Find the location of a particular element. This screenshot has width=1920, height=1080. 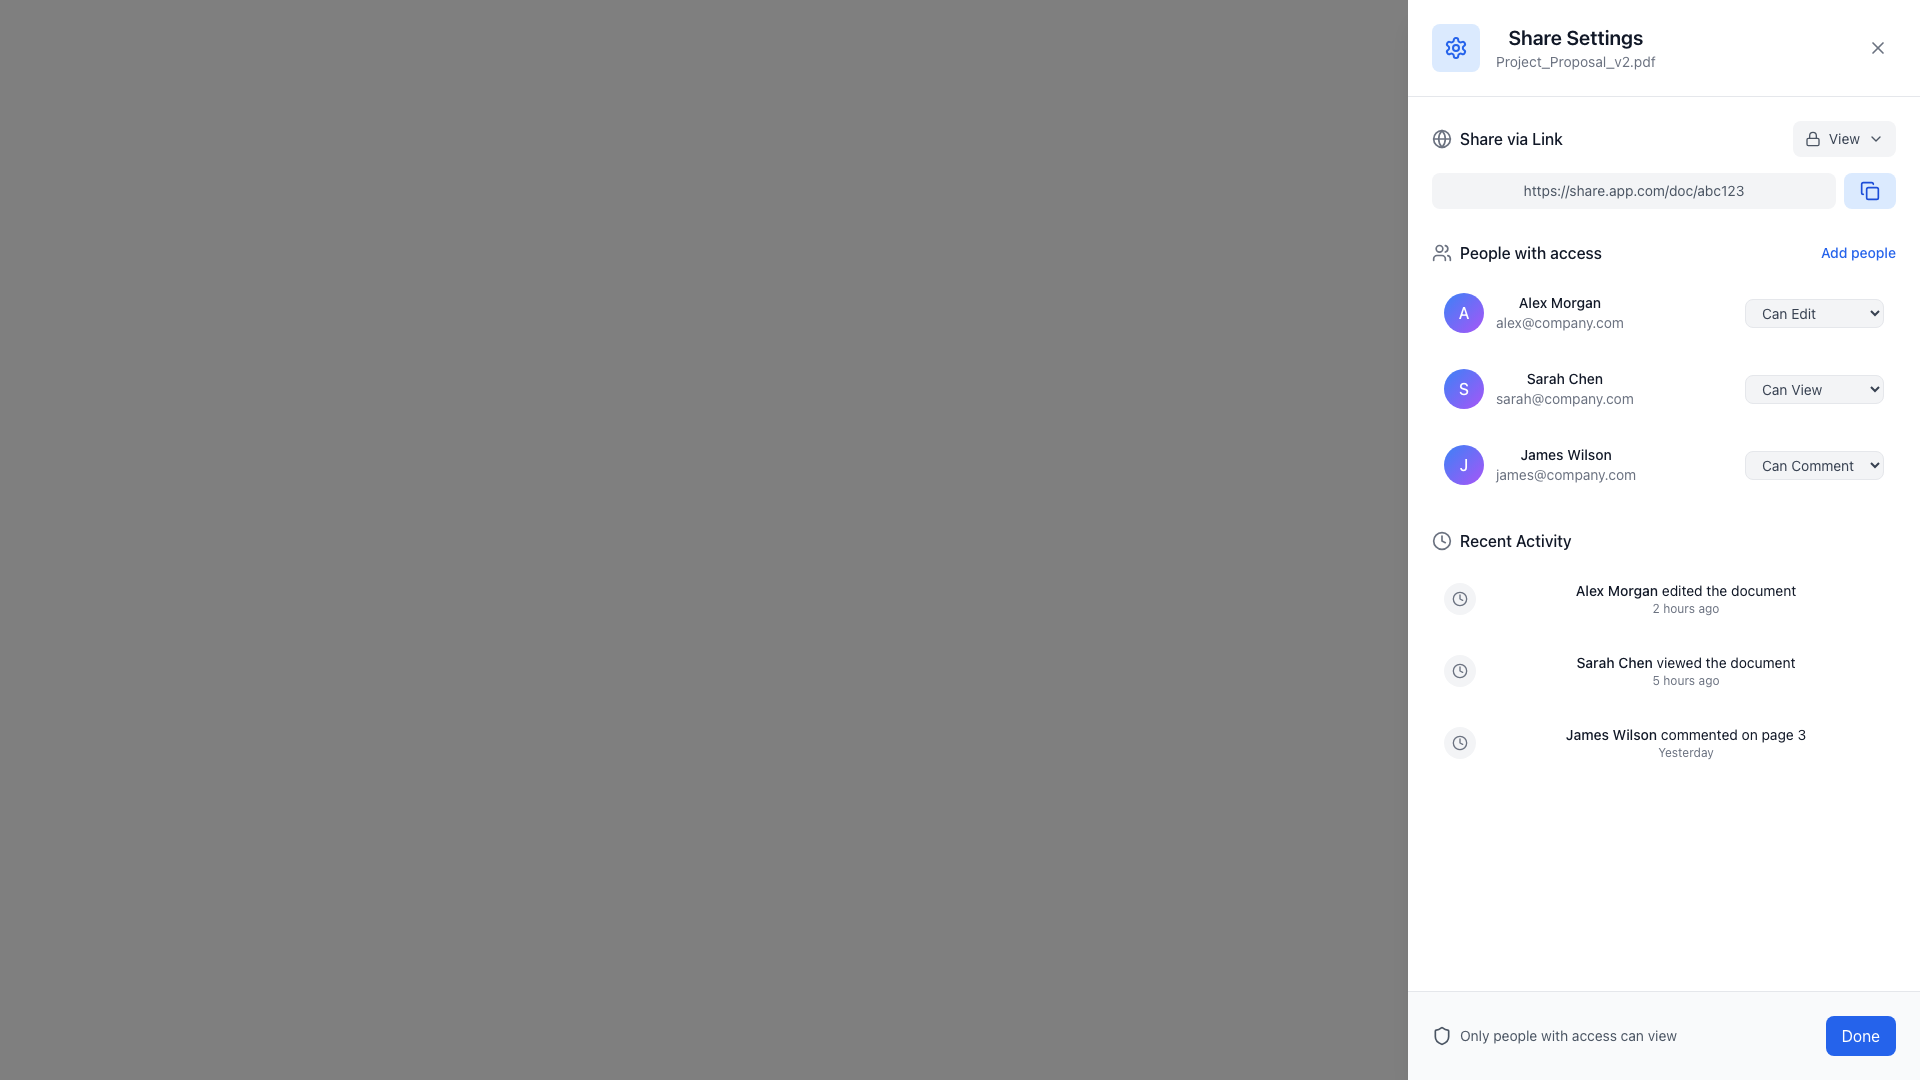

the circular base of the clock icon located near the activity feed section of the right-side panel is located at coordinates (1459, 743).